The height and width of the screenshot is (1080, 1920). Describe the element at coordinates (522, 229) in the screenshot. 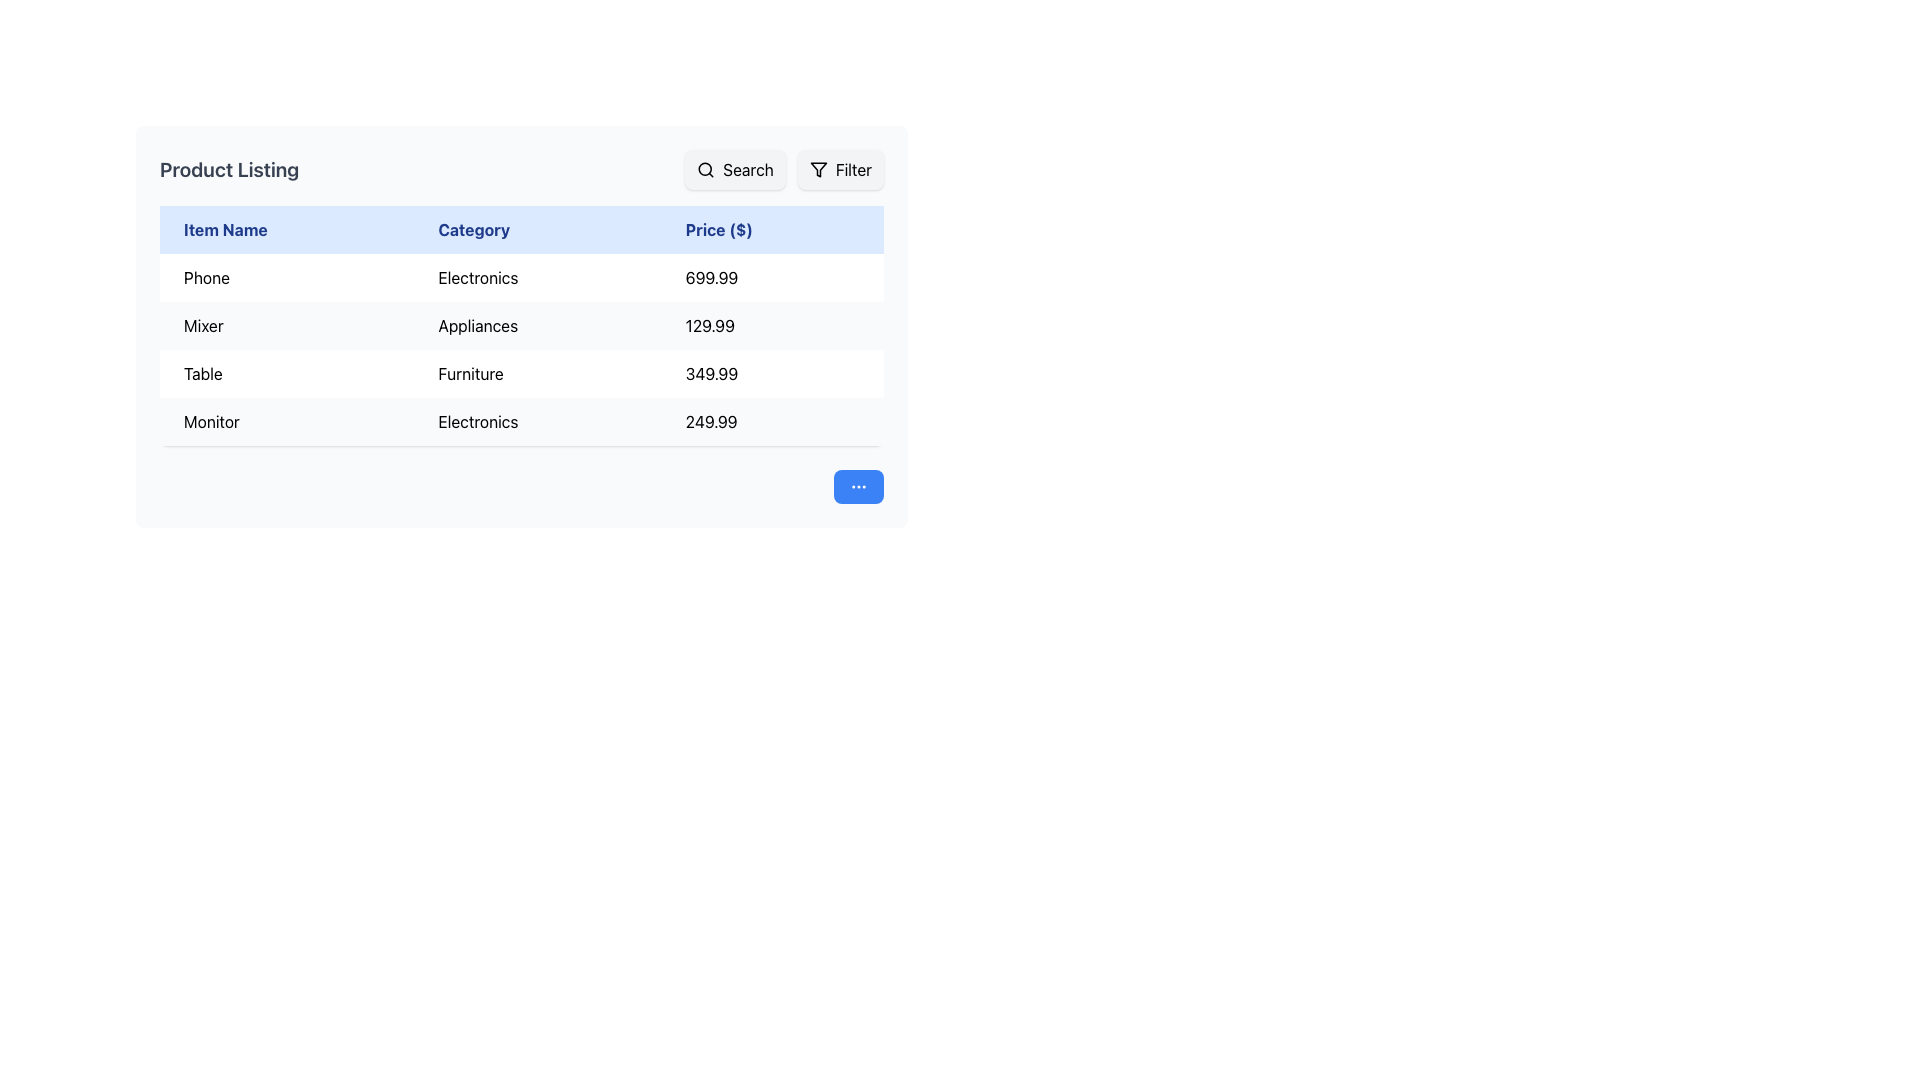

I see `the column headers of the table, which is the header row labeling the columns for item name, category` at that location.